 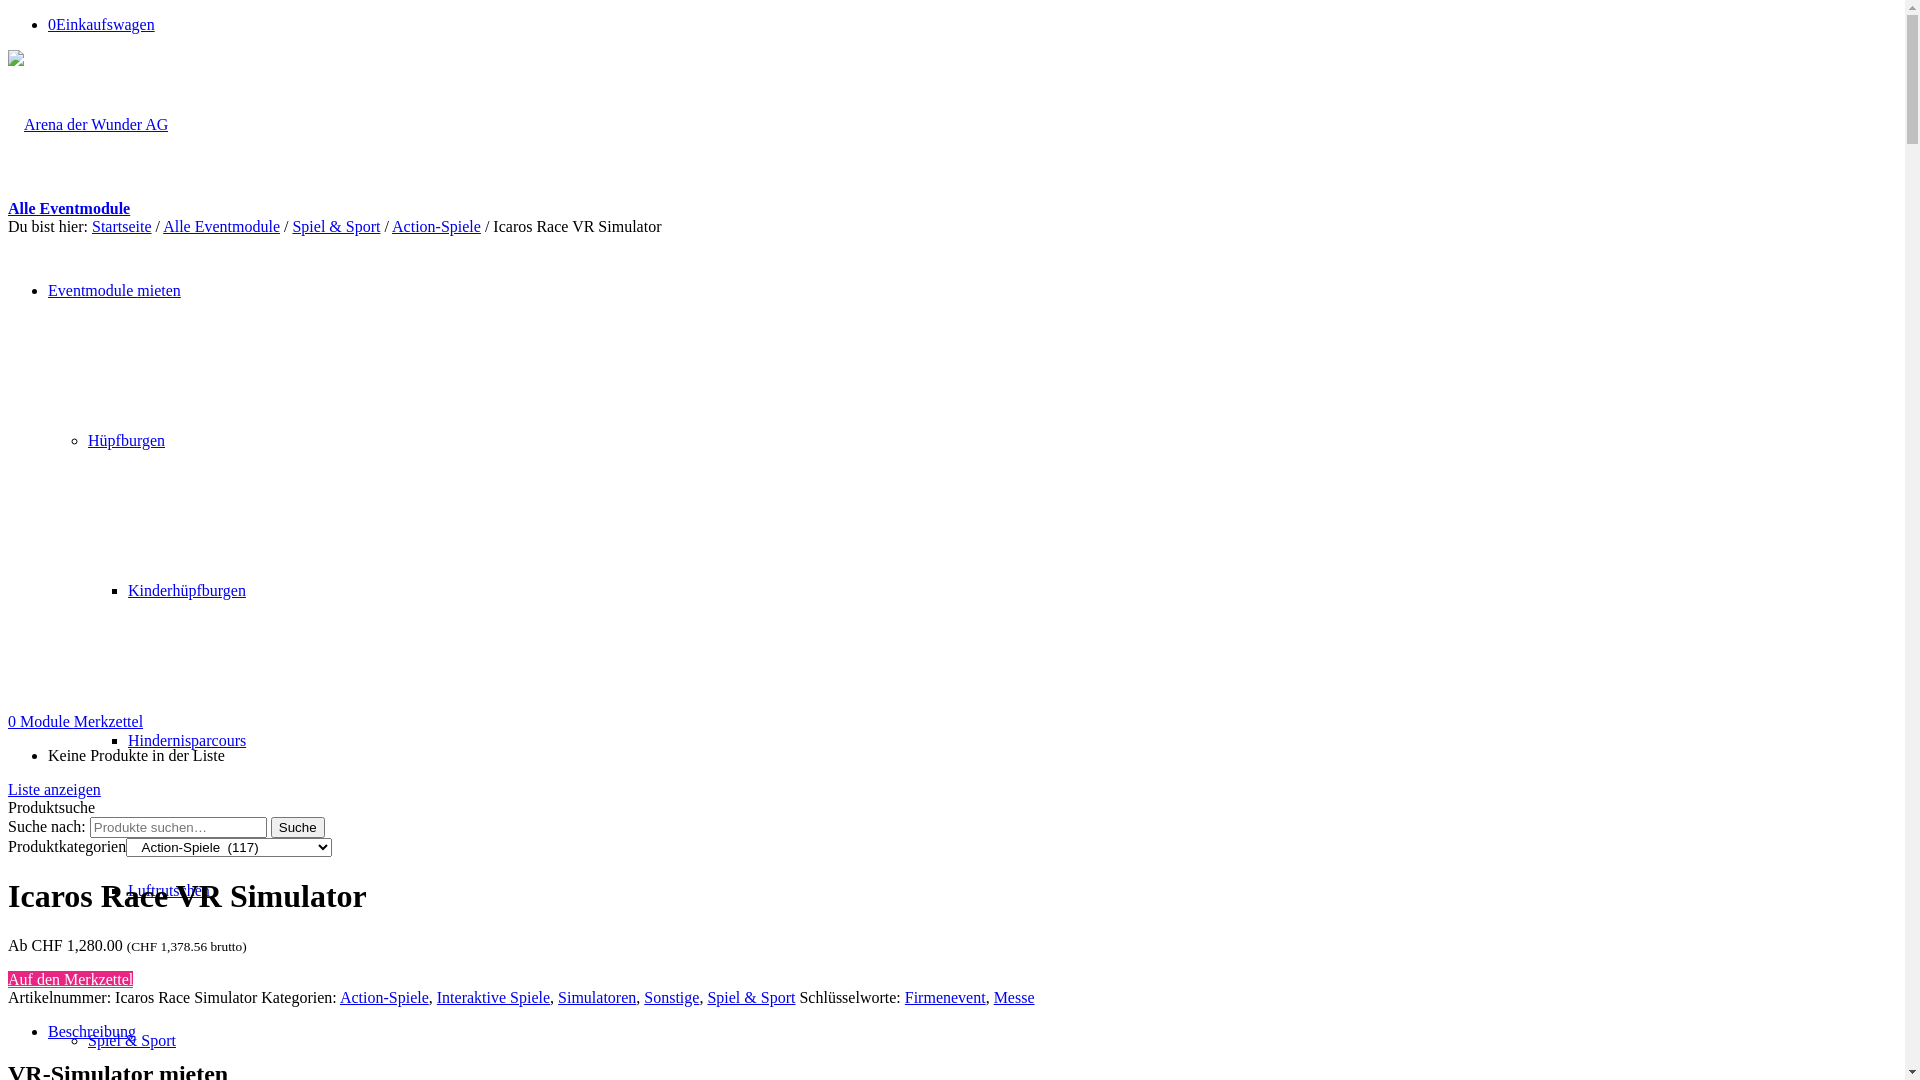 What do you see at coordinates (113, 290) in the screenshot?
I see `'Eventmodule mieten'` at bounding box center [113, 290].